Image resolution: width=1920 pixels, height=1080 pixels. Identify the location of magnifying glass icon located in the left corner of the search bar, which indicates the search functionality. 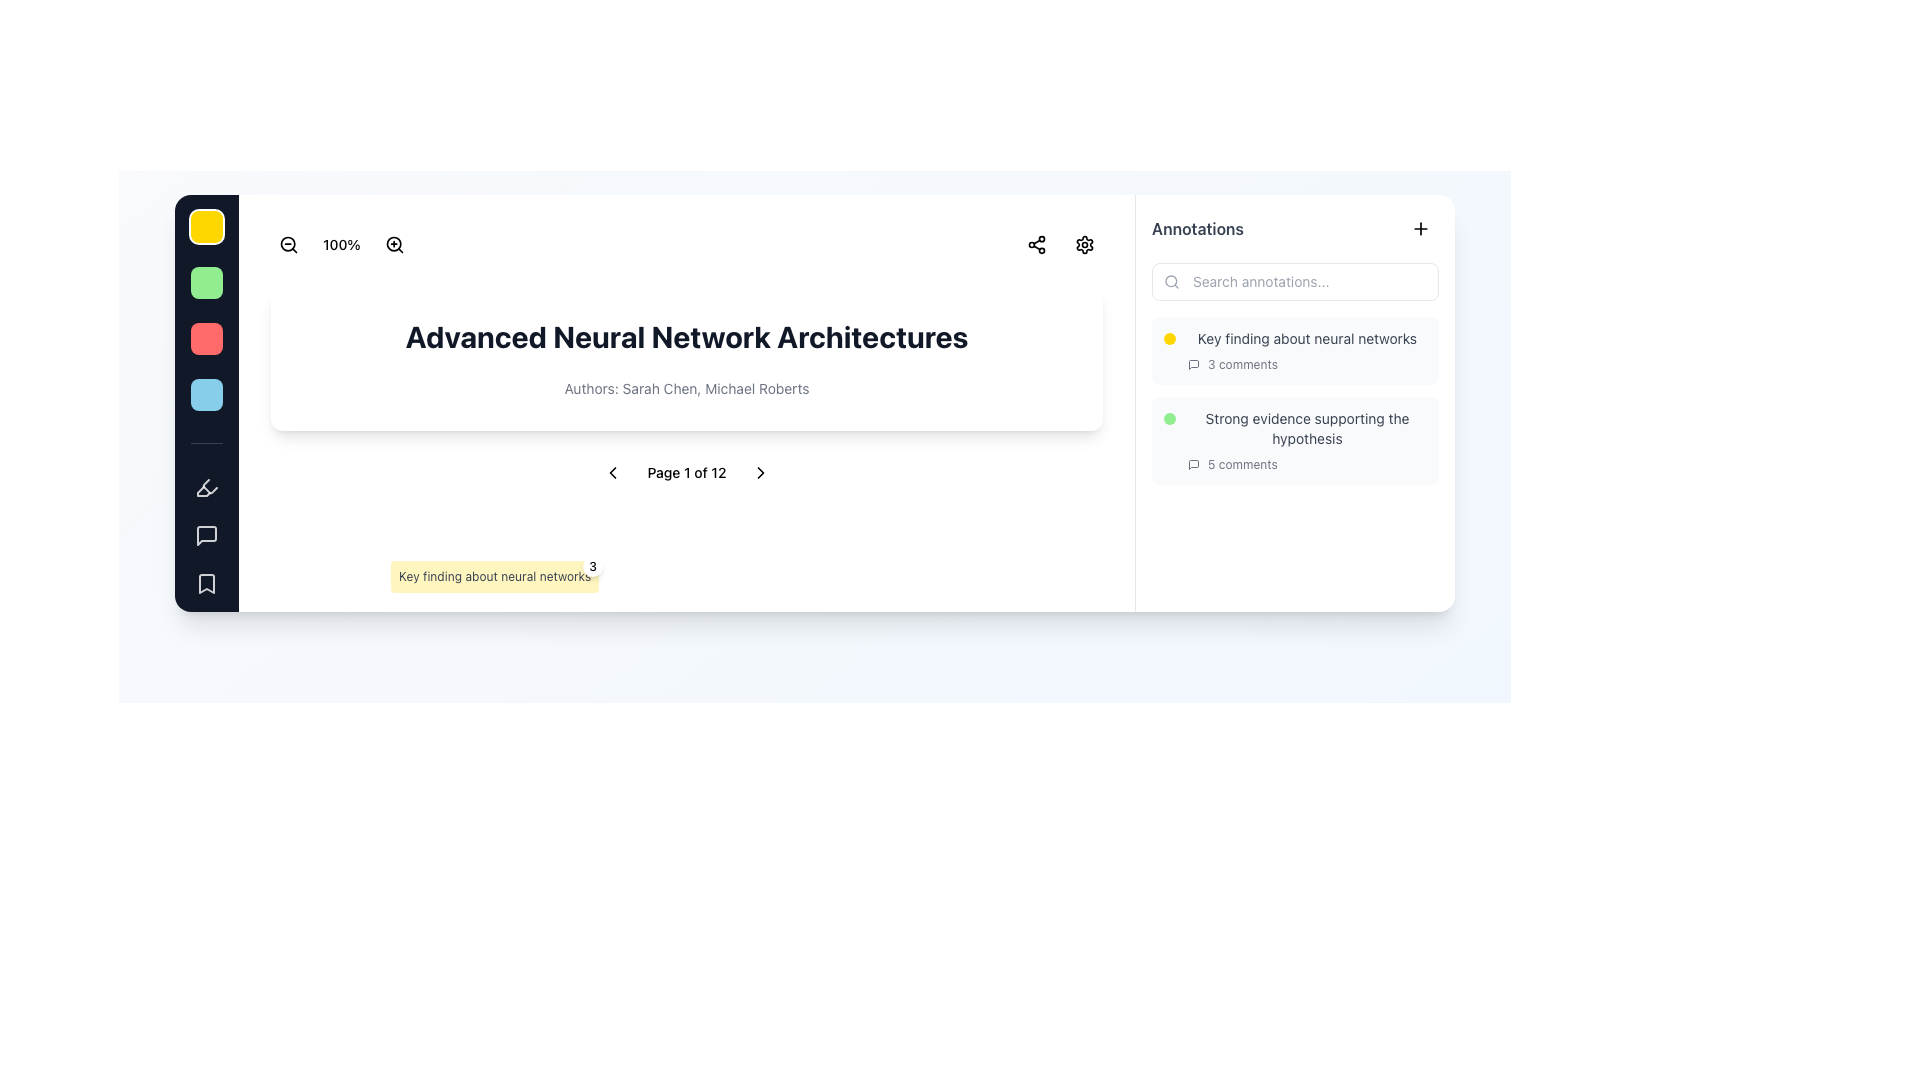
(1171, 281).